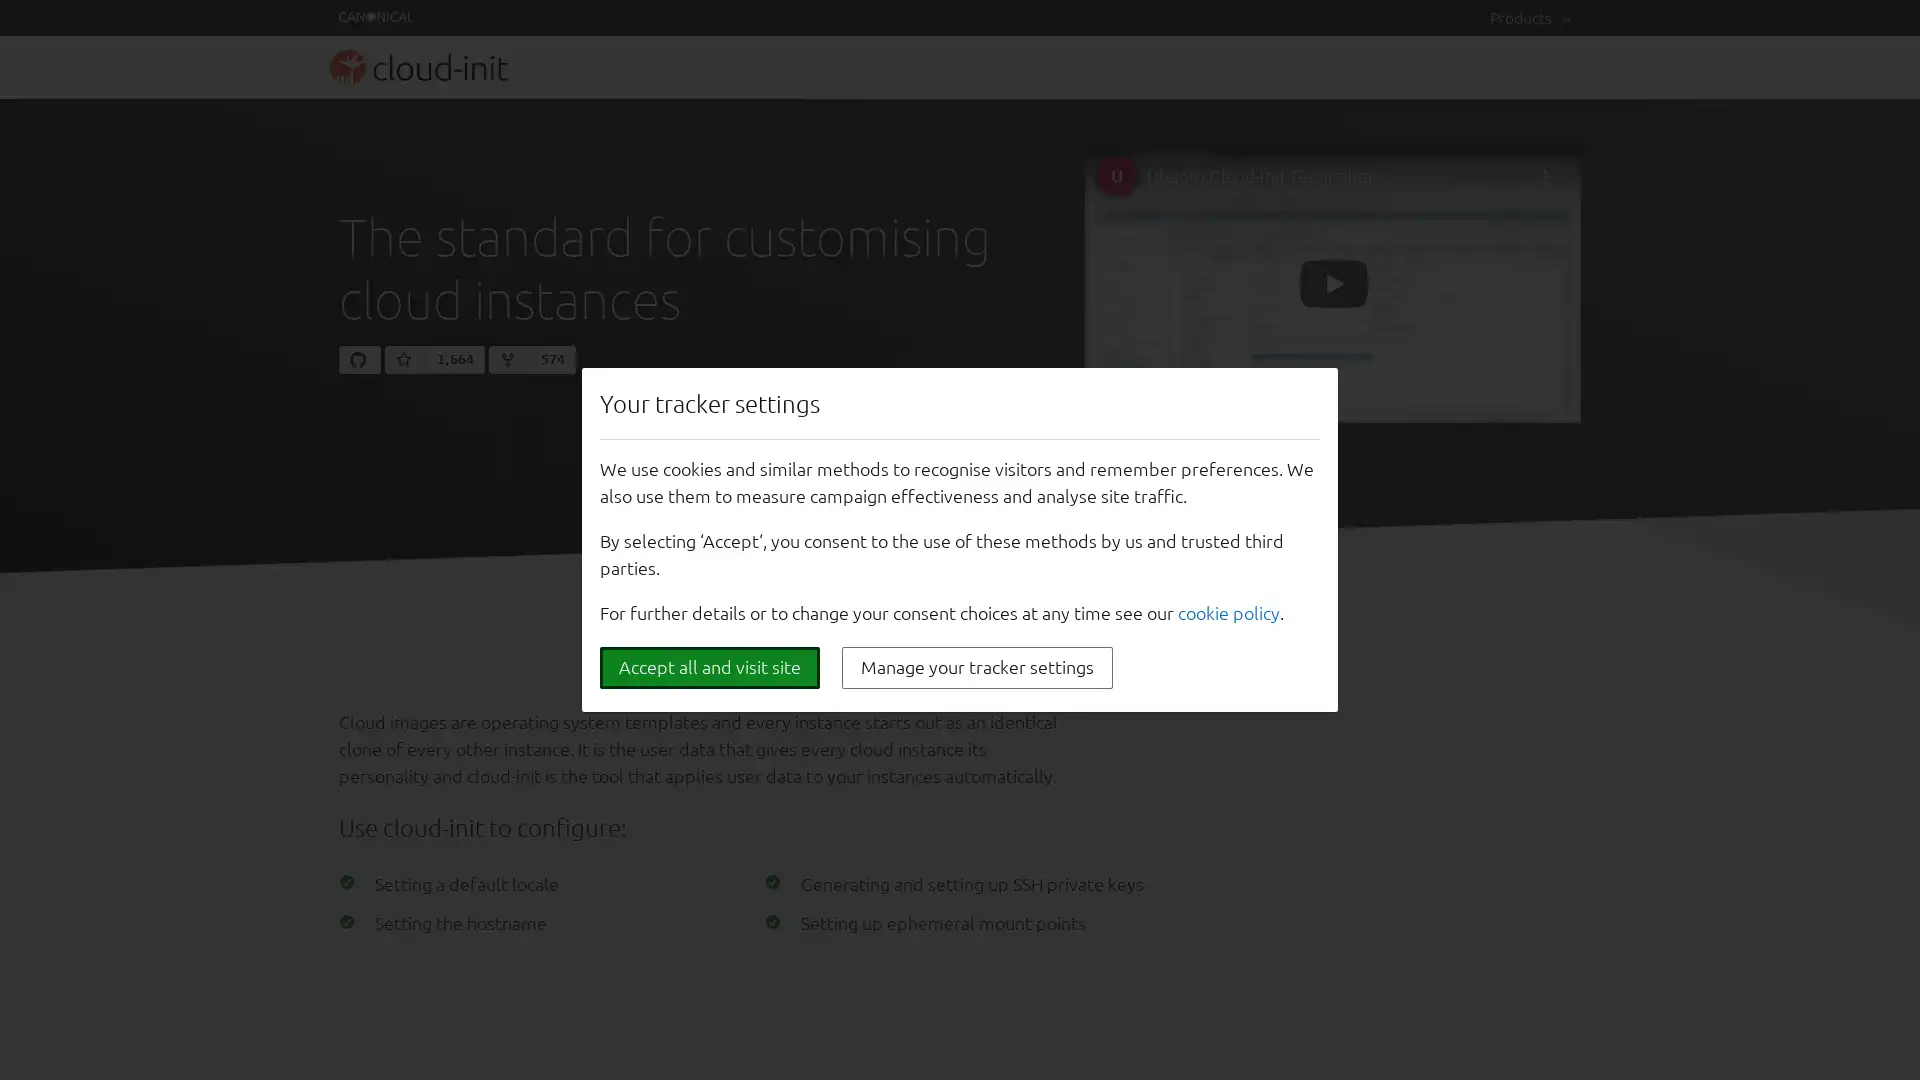 The image size is (1920, 1080). What do you see at coordinates (710, 667) in the screenshot?
I see `Accept all and visit site` at bounding box center [710, 667].